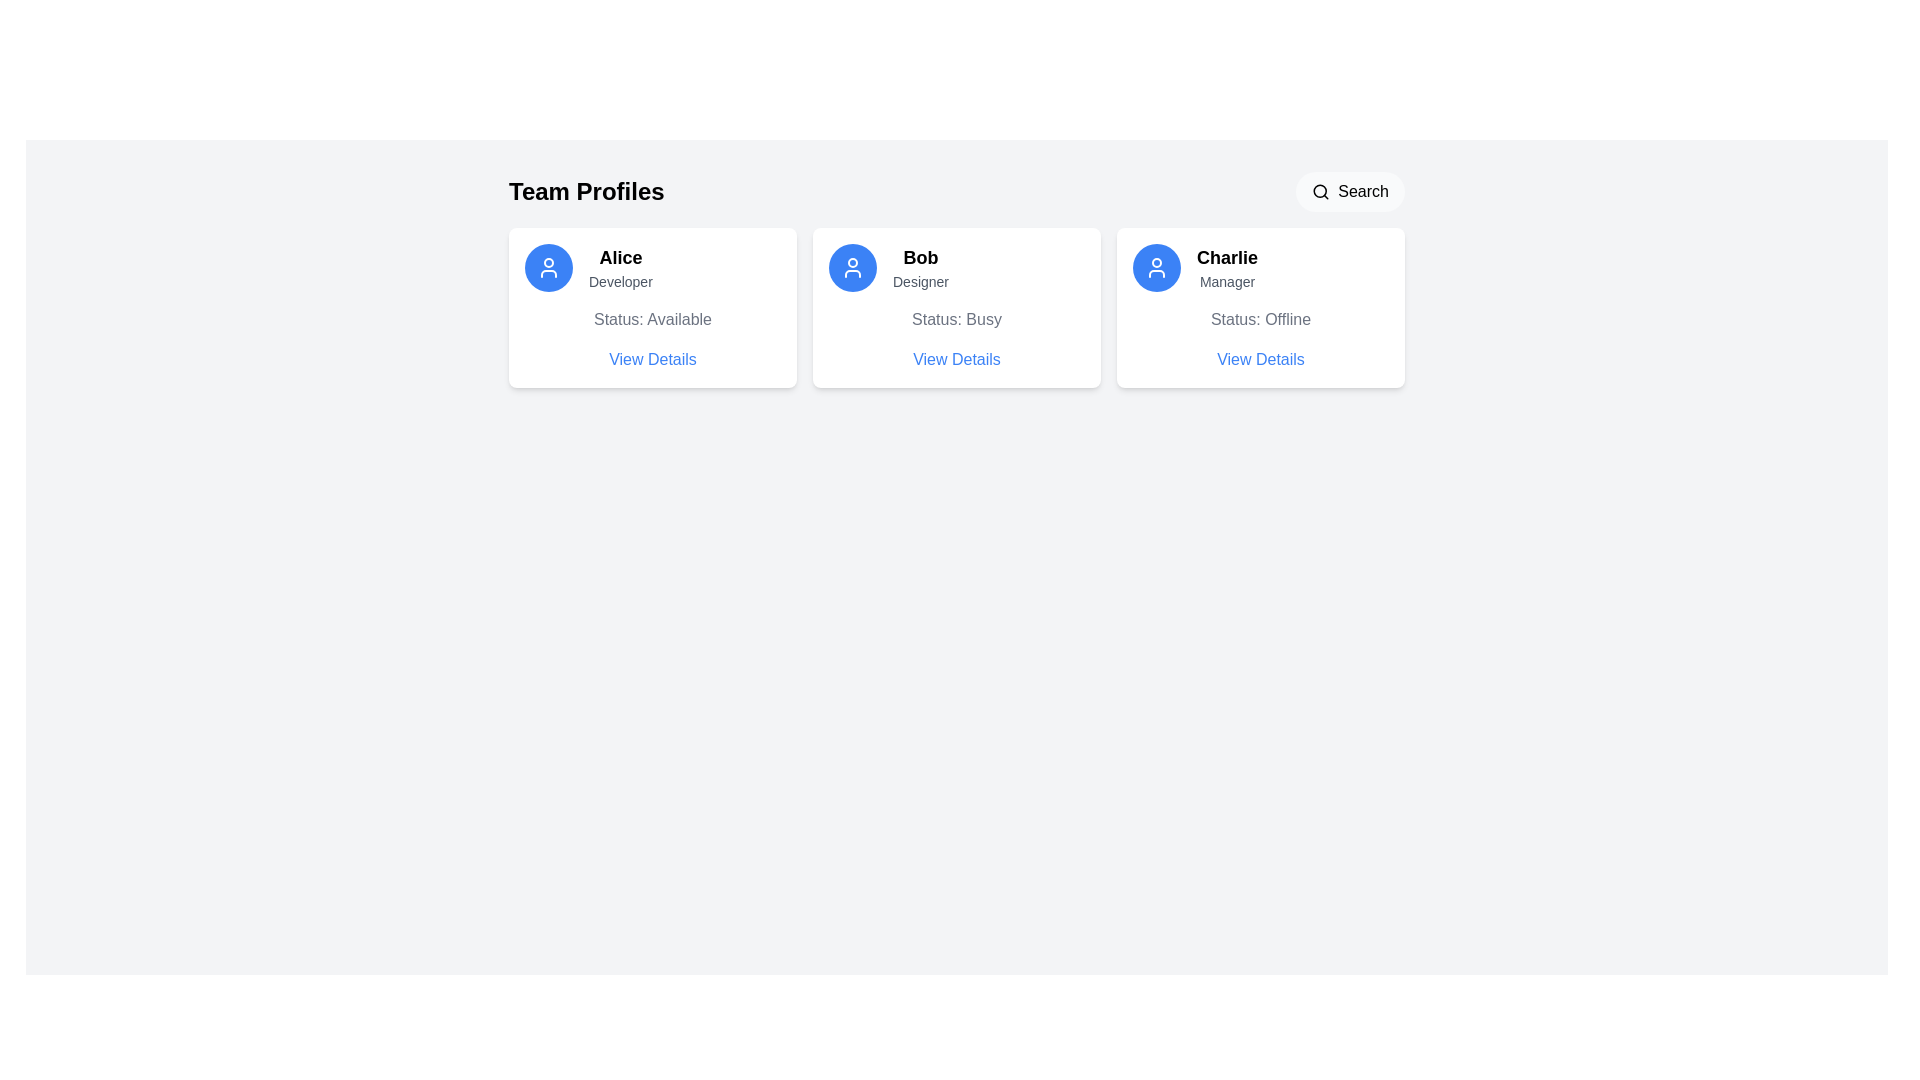 This screenshot has width=1920, height=1080. I want to click on the interactive text button labeled 'View Details' located in the bottom-right part of the profile card for 'Bob - Designer - Status: Busy', so click(955, 358).